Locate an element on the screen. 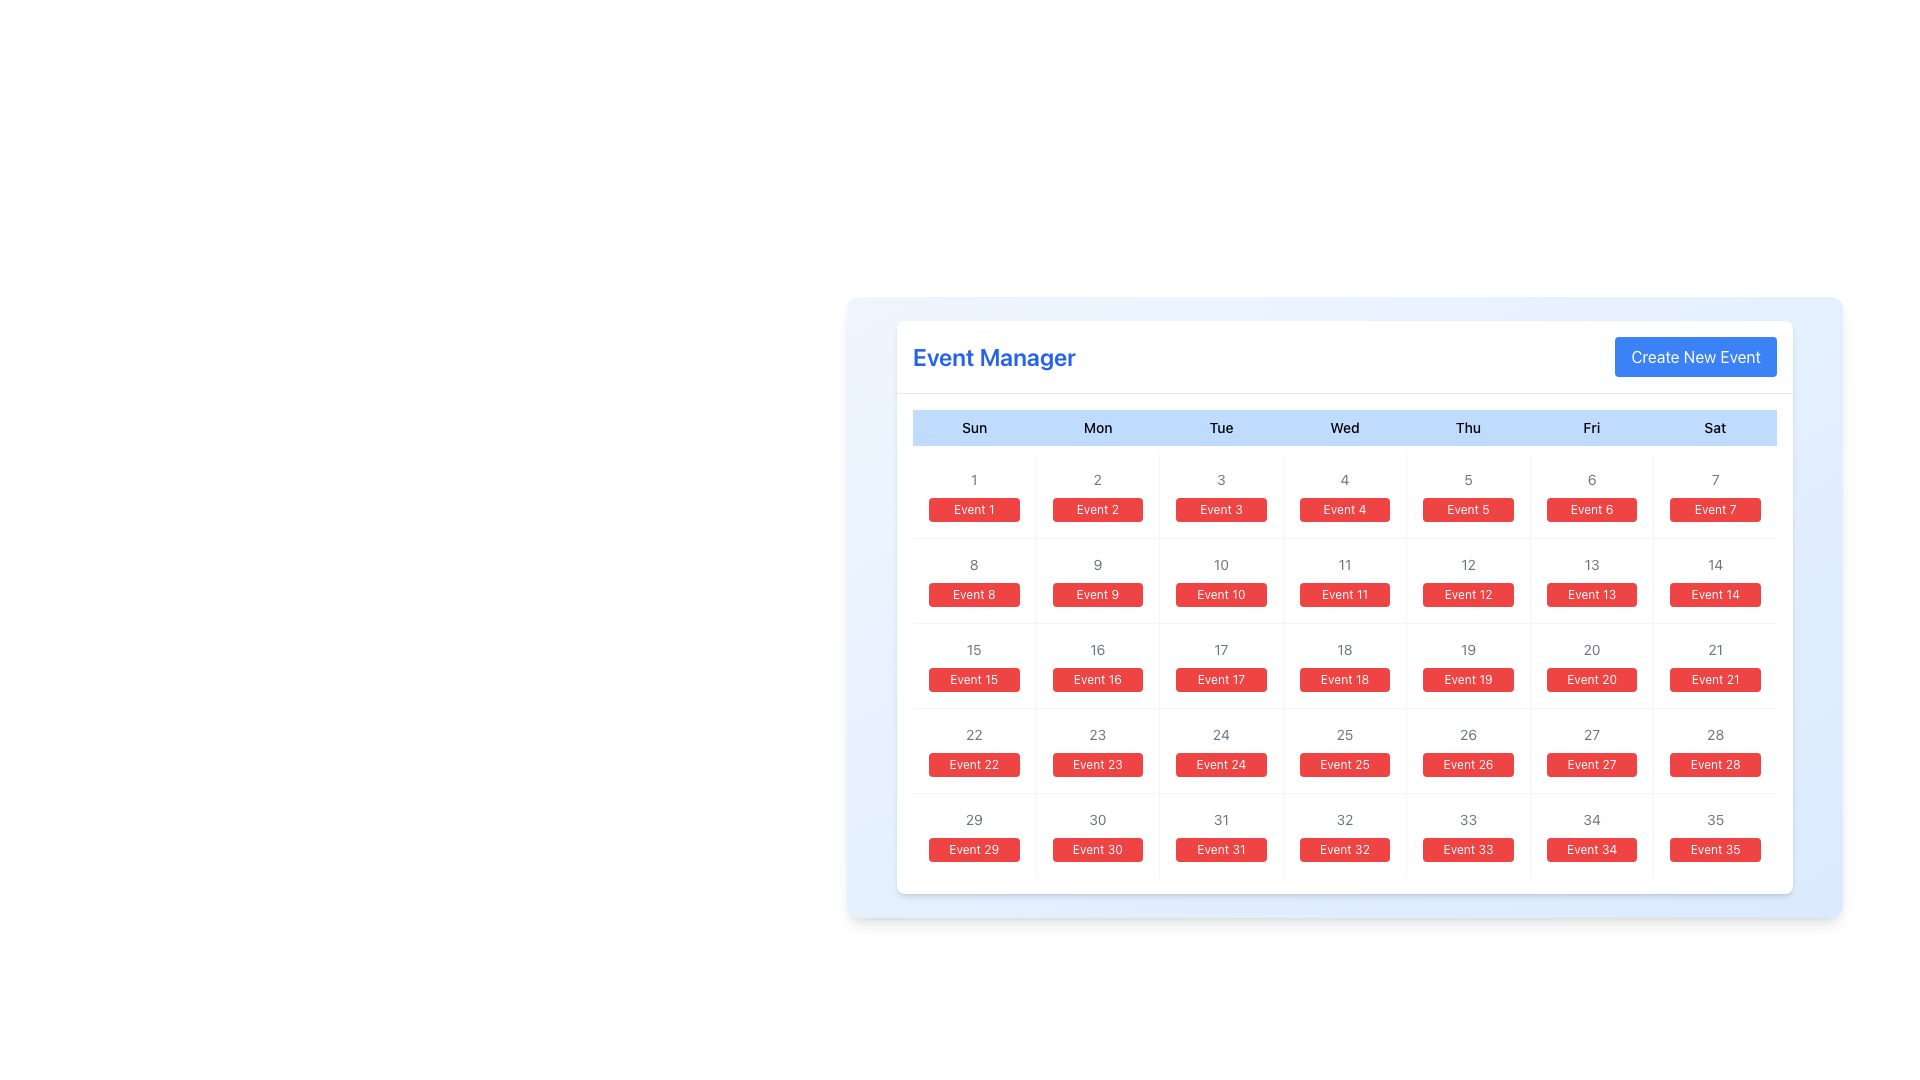  the red rectangular button labeled 'Event 31' located in the seventh row and fifth column under 'Event Manager' is located at coordinates (1220, 849).